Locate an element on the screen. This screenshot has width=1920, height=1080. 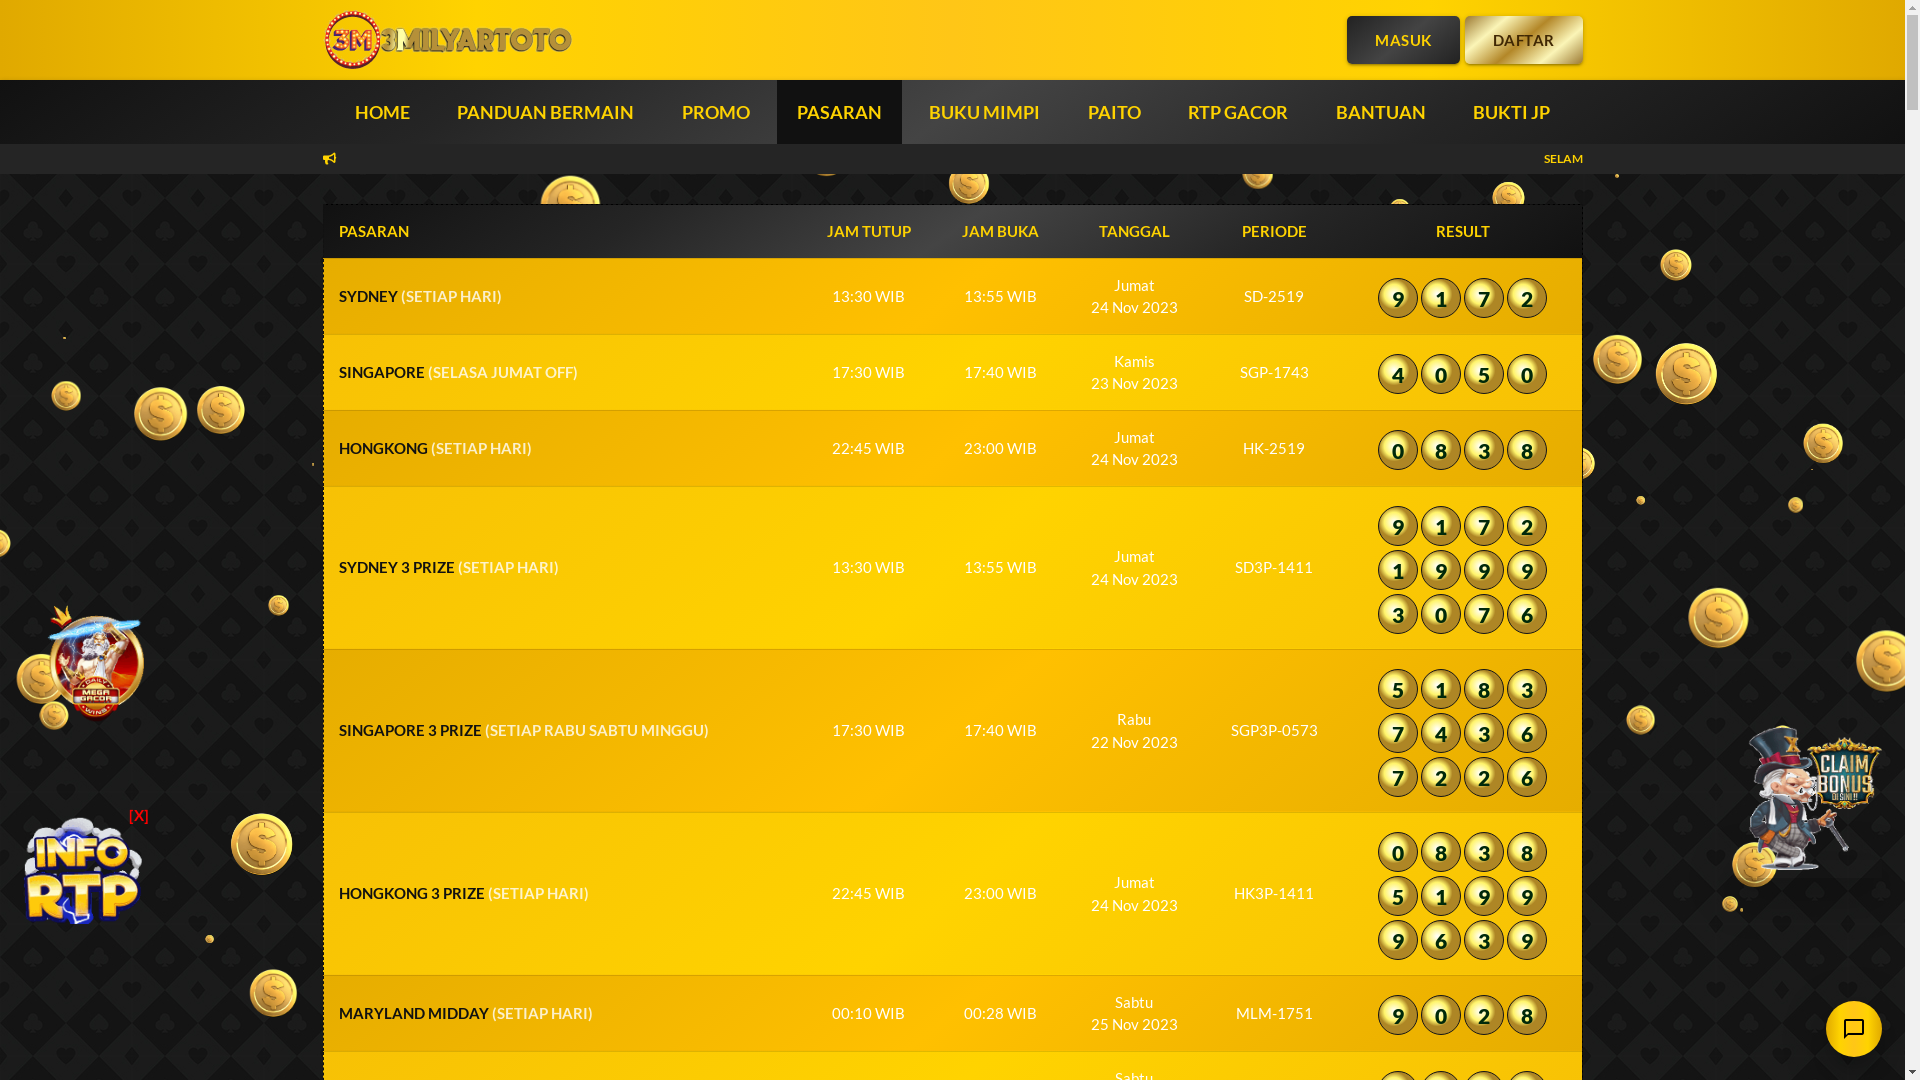
'MARYLAND MIDDAY (SETIAP HARI)' is located at coordinates (464, 1013).